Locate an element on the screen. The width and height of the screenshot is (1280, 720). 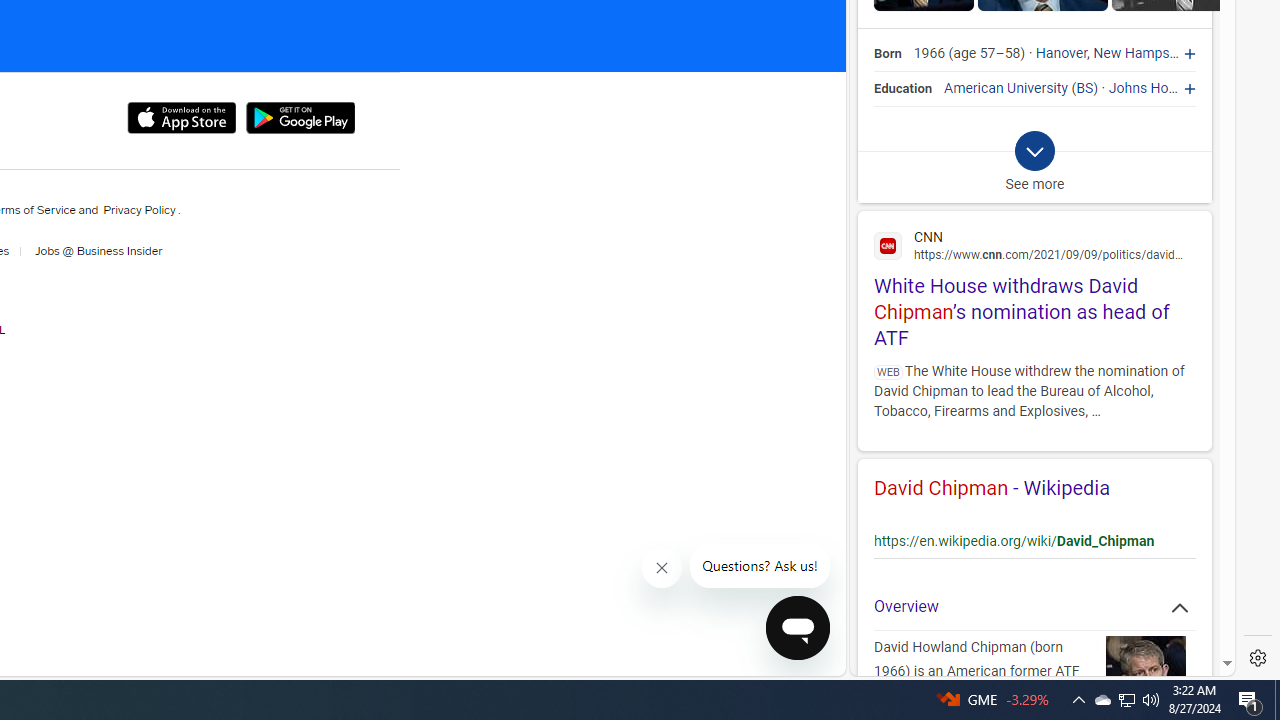
'Close message from company' is located at coordinates (663, 568).